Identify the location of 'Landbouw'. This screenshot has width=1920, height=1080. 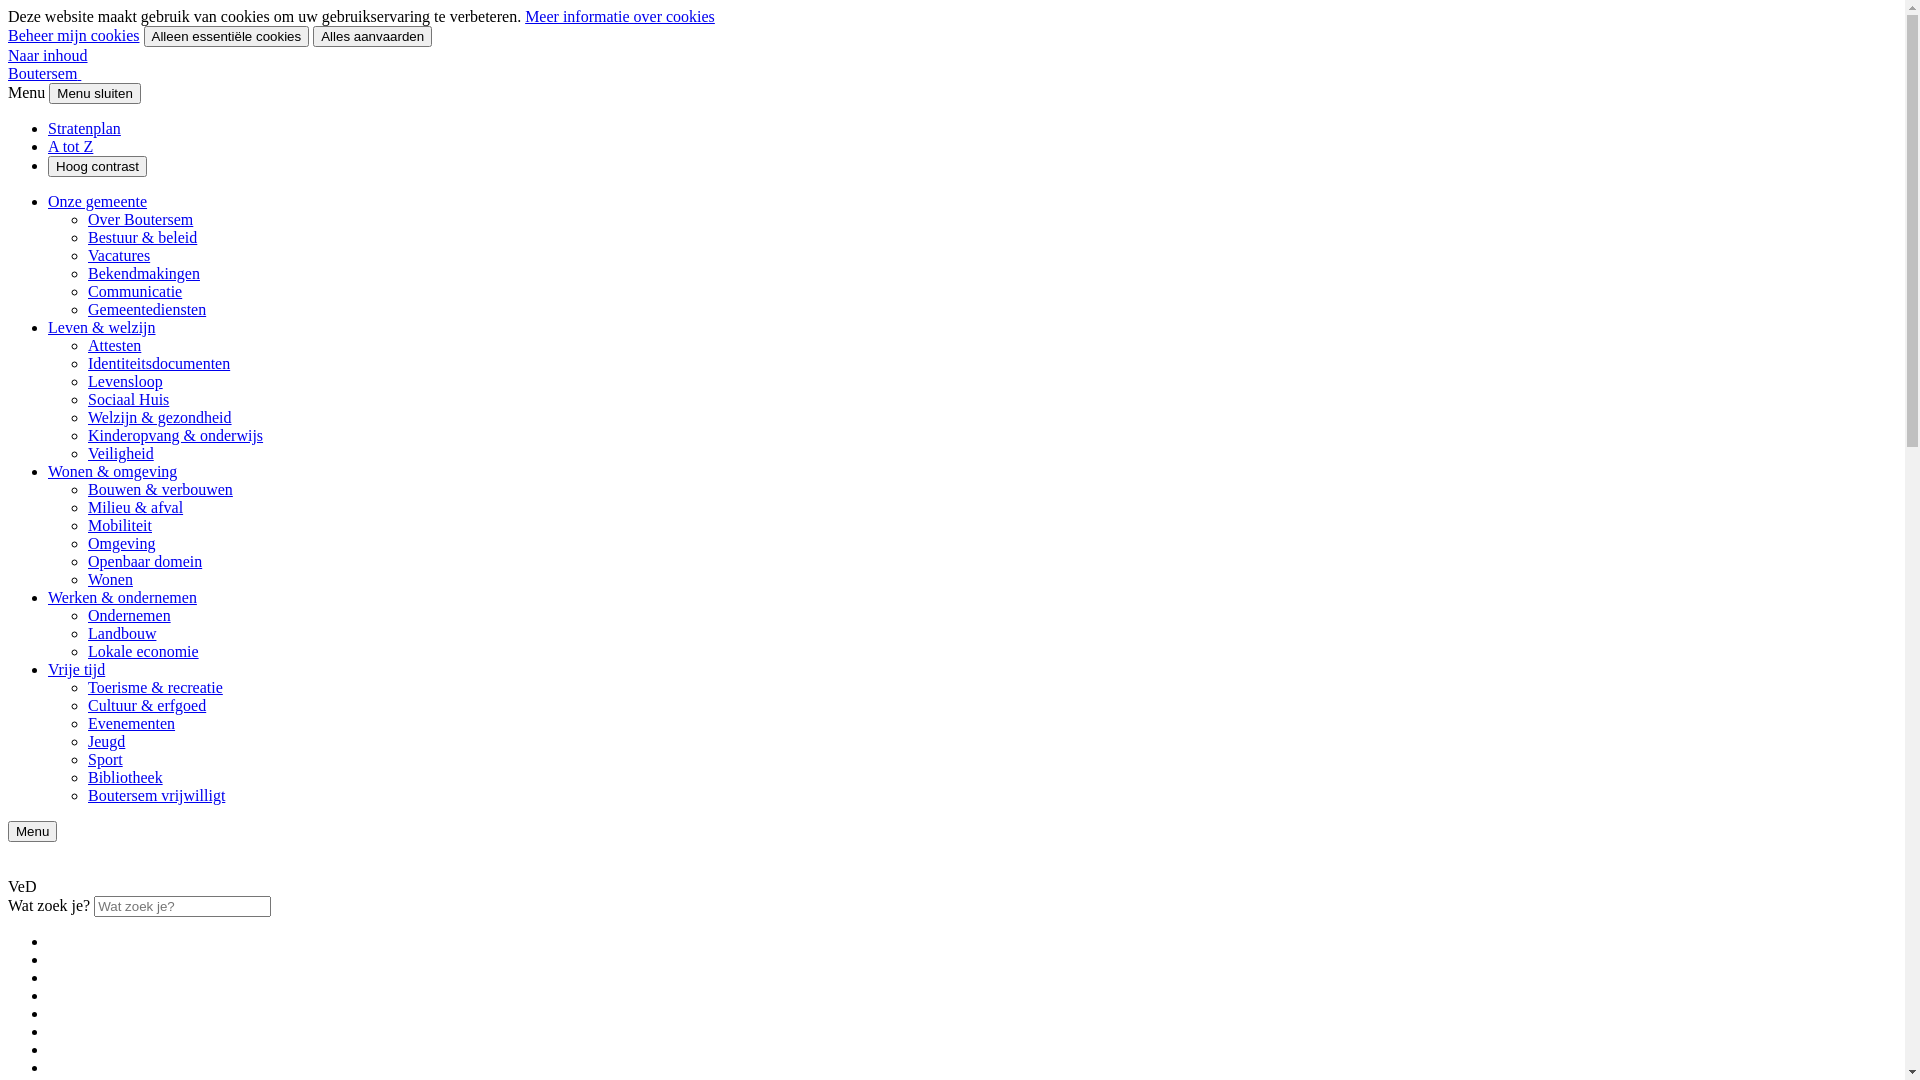
(86, 633).